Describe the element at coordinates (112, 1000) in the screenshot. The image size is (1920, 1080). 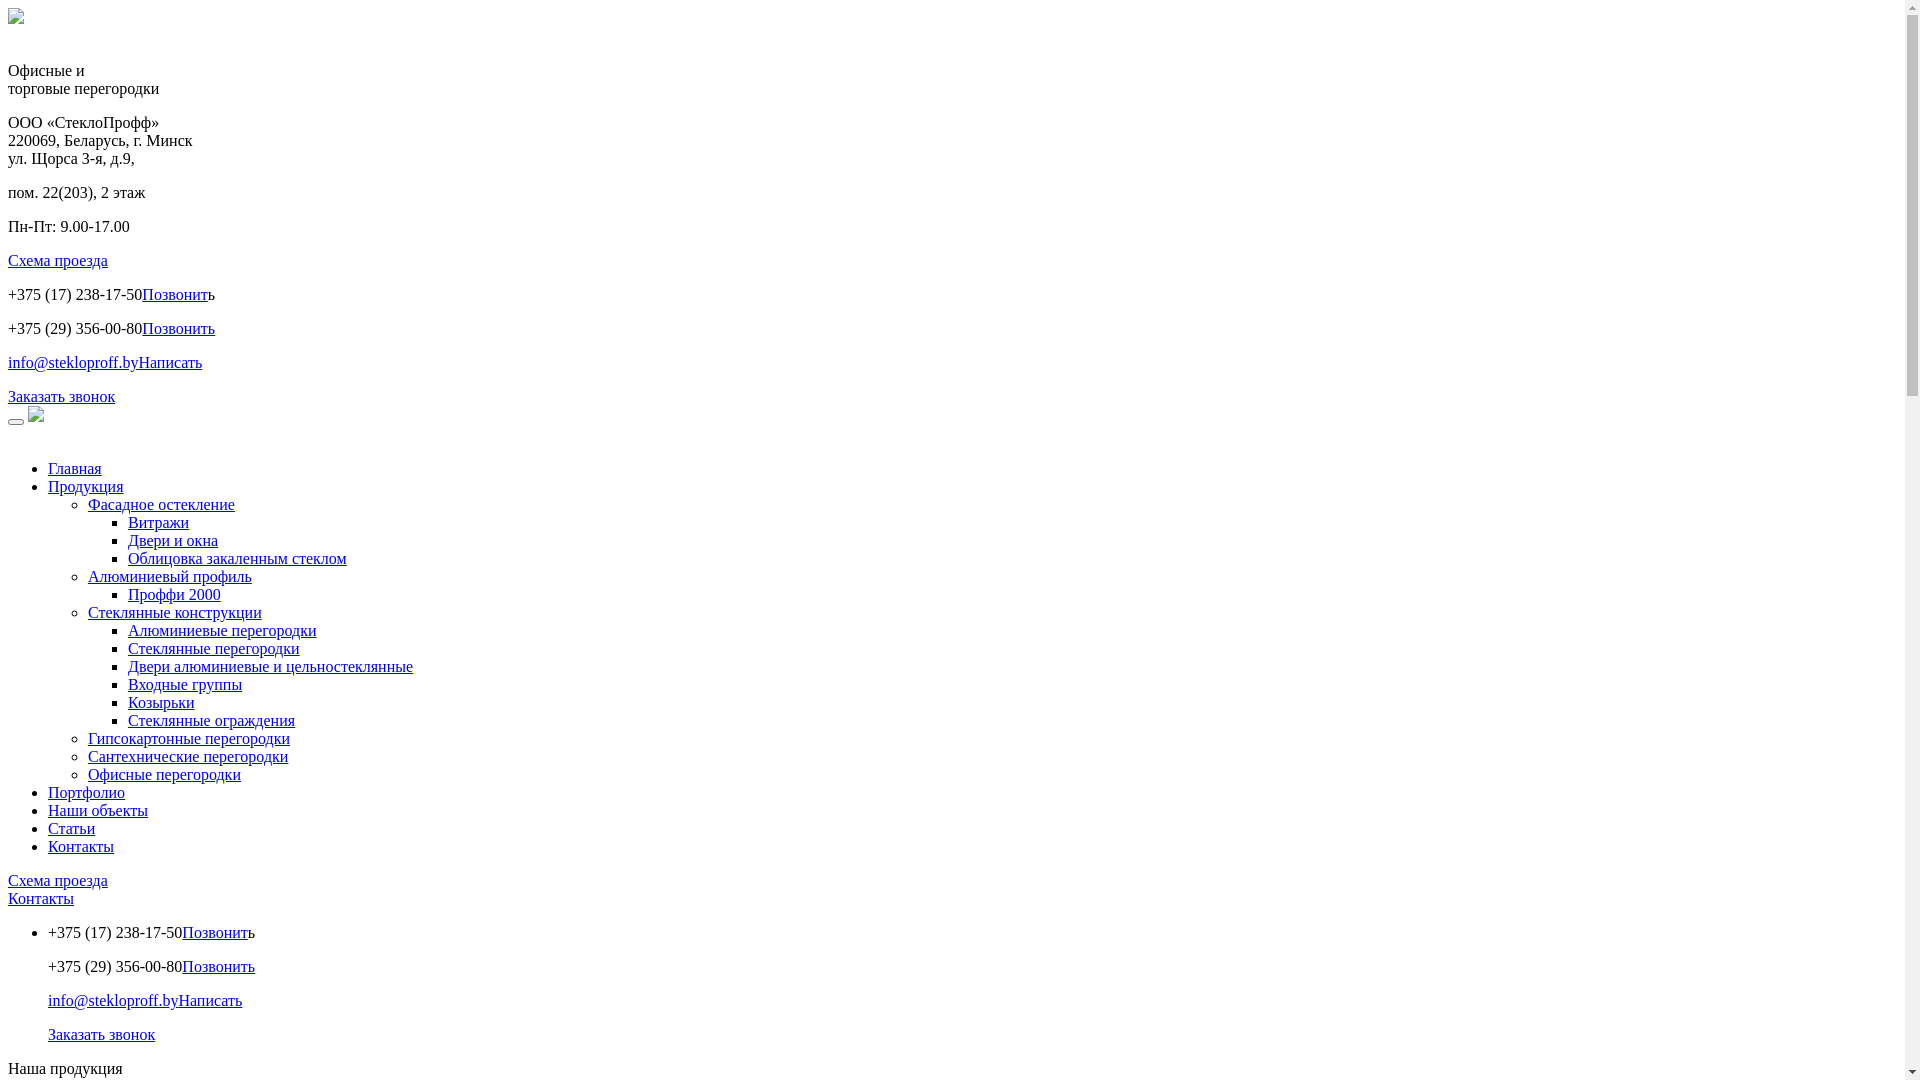
I see `'info@stekloproff.by'` at that location.